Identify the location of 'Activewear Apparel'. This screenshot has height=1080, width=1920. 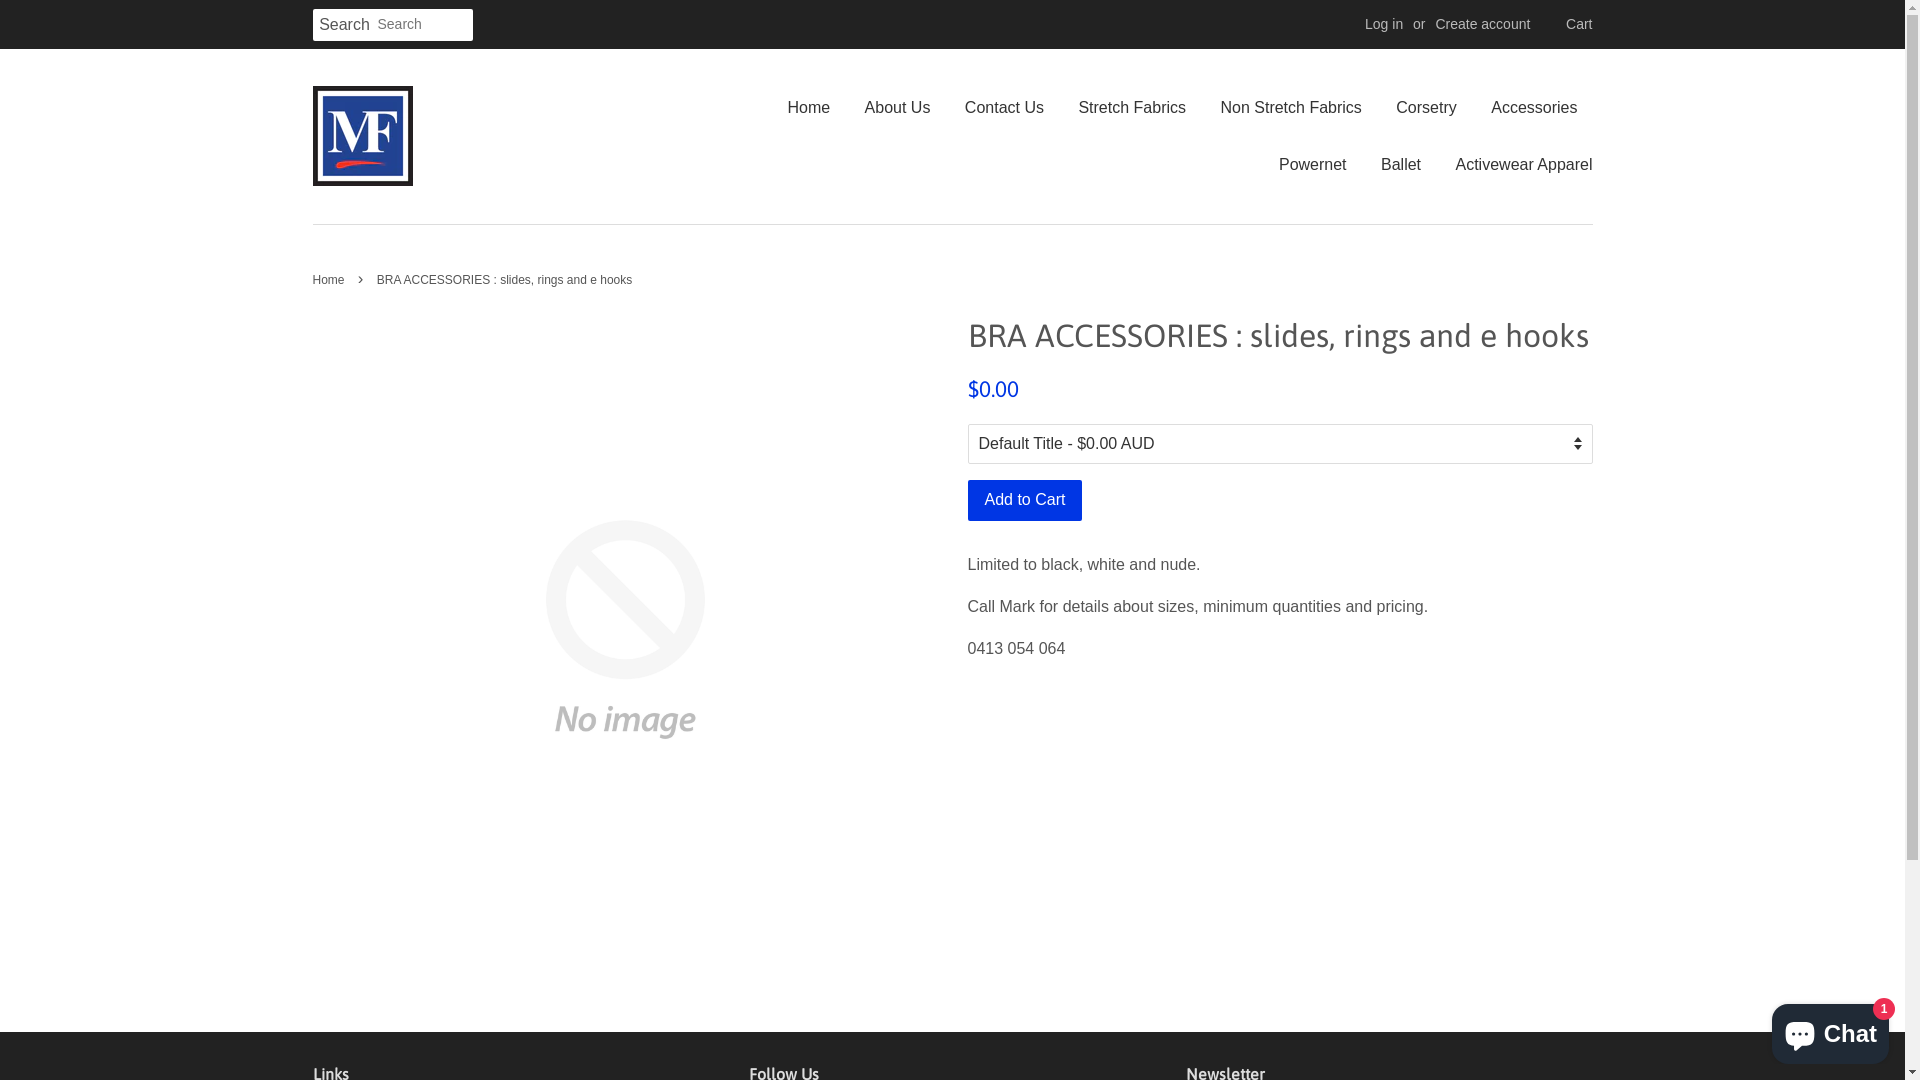
(1516, 163).